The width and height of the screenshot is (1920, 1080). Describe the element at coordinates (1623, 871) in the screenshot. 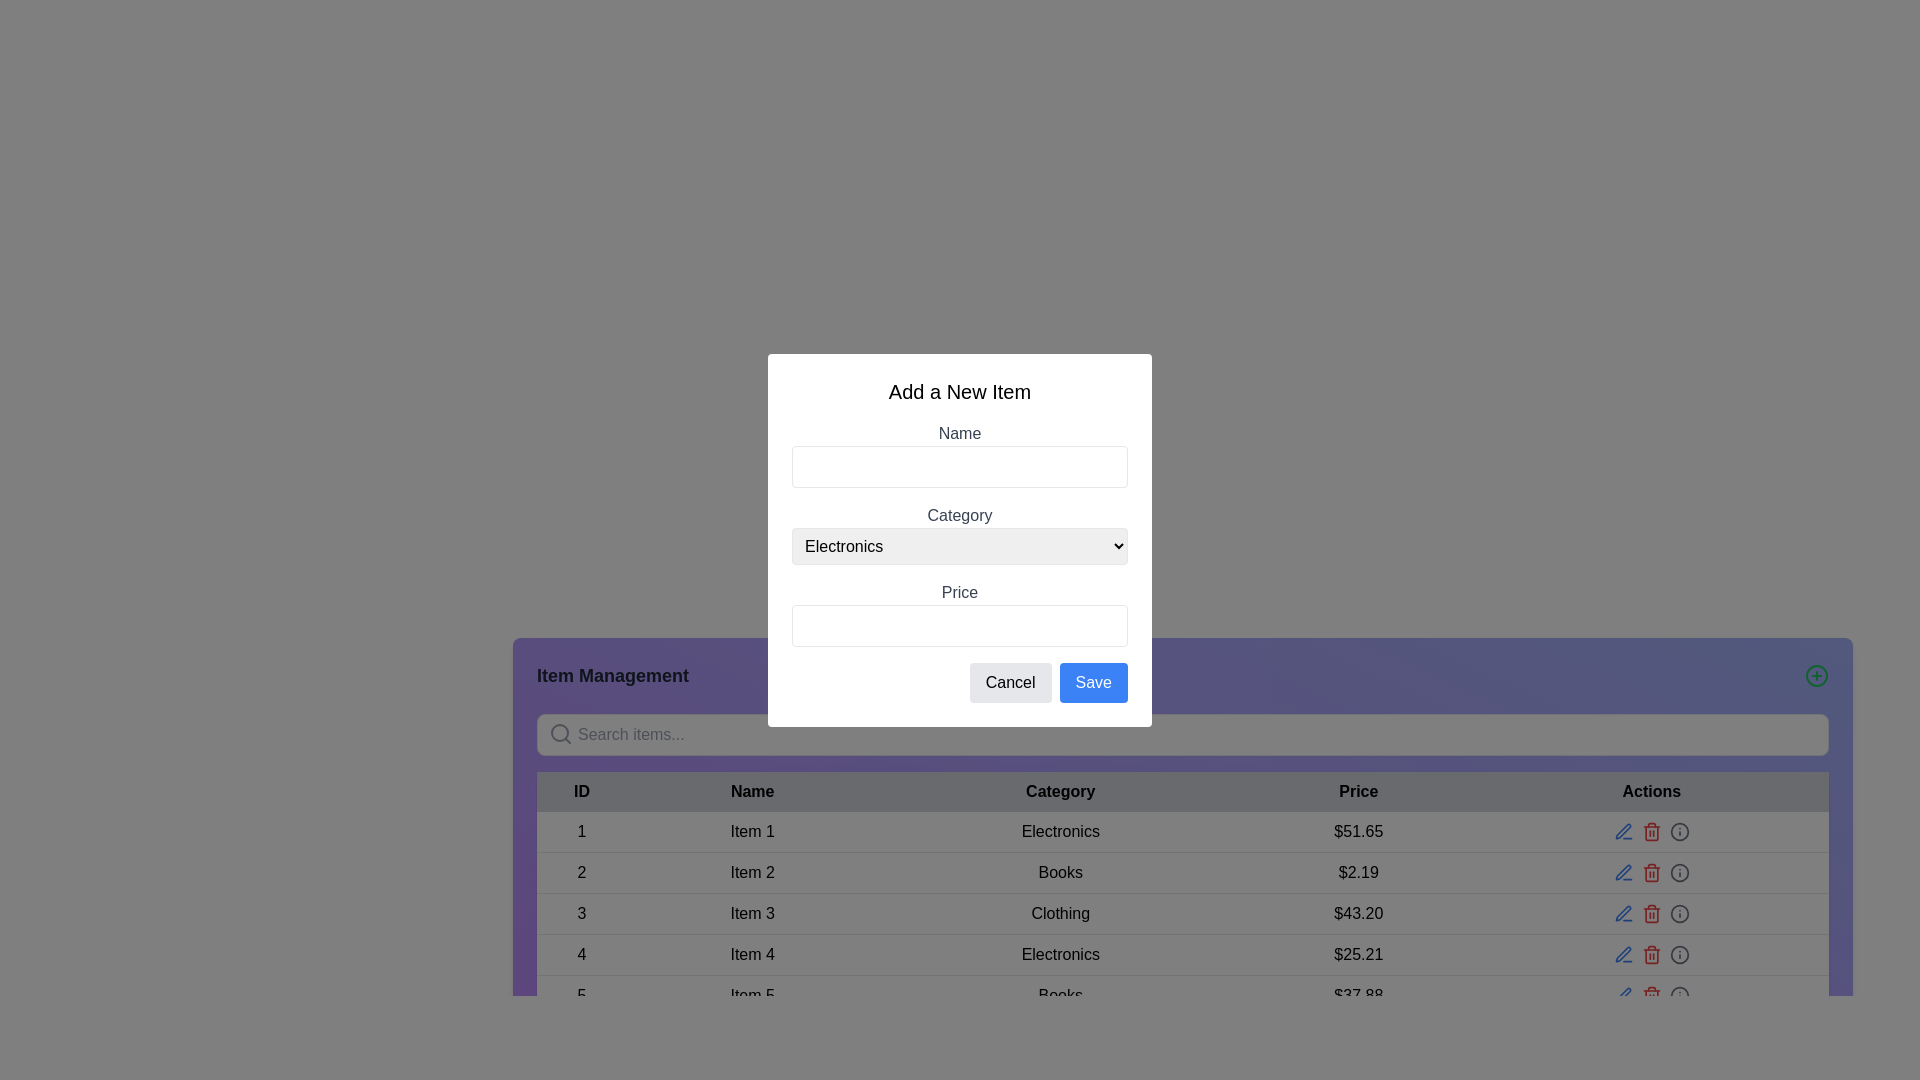

I see `the pen/editing icon located in the first position of the actions column for the item priced at $2.19 in the second row of the table to initiate an edit action` at that location.